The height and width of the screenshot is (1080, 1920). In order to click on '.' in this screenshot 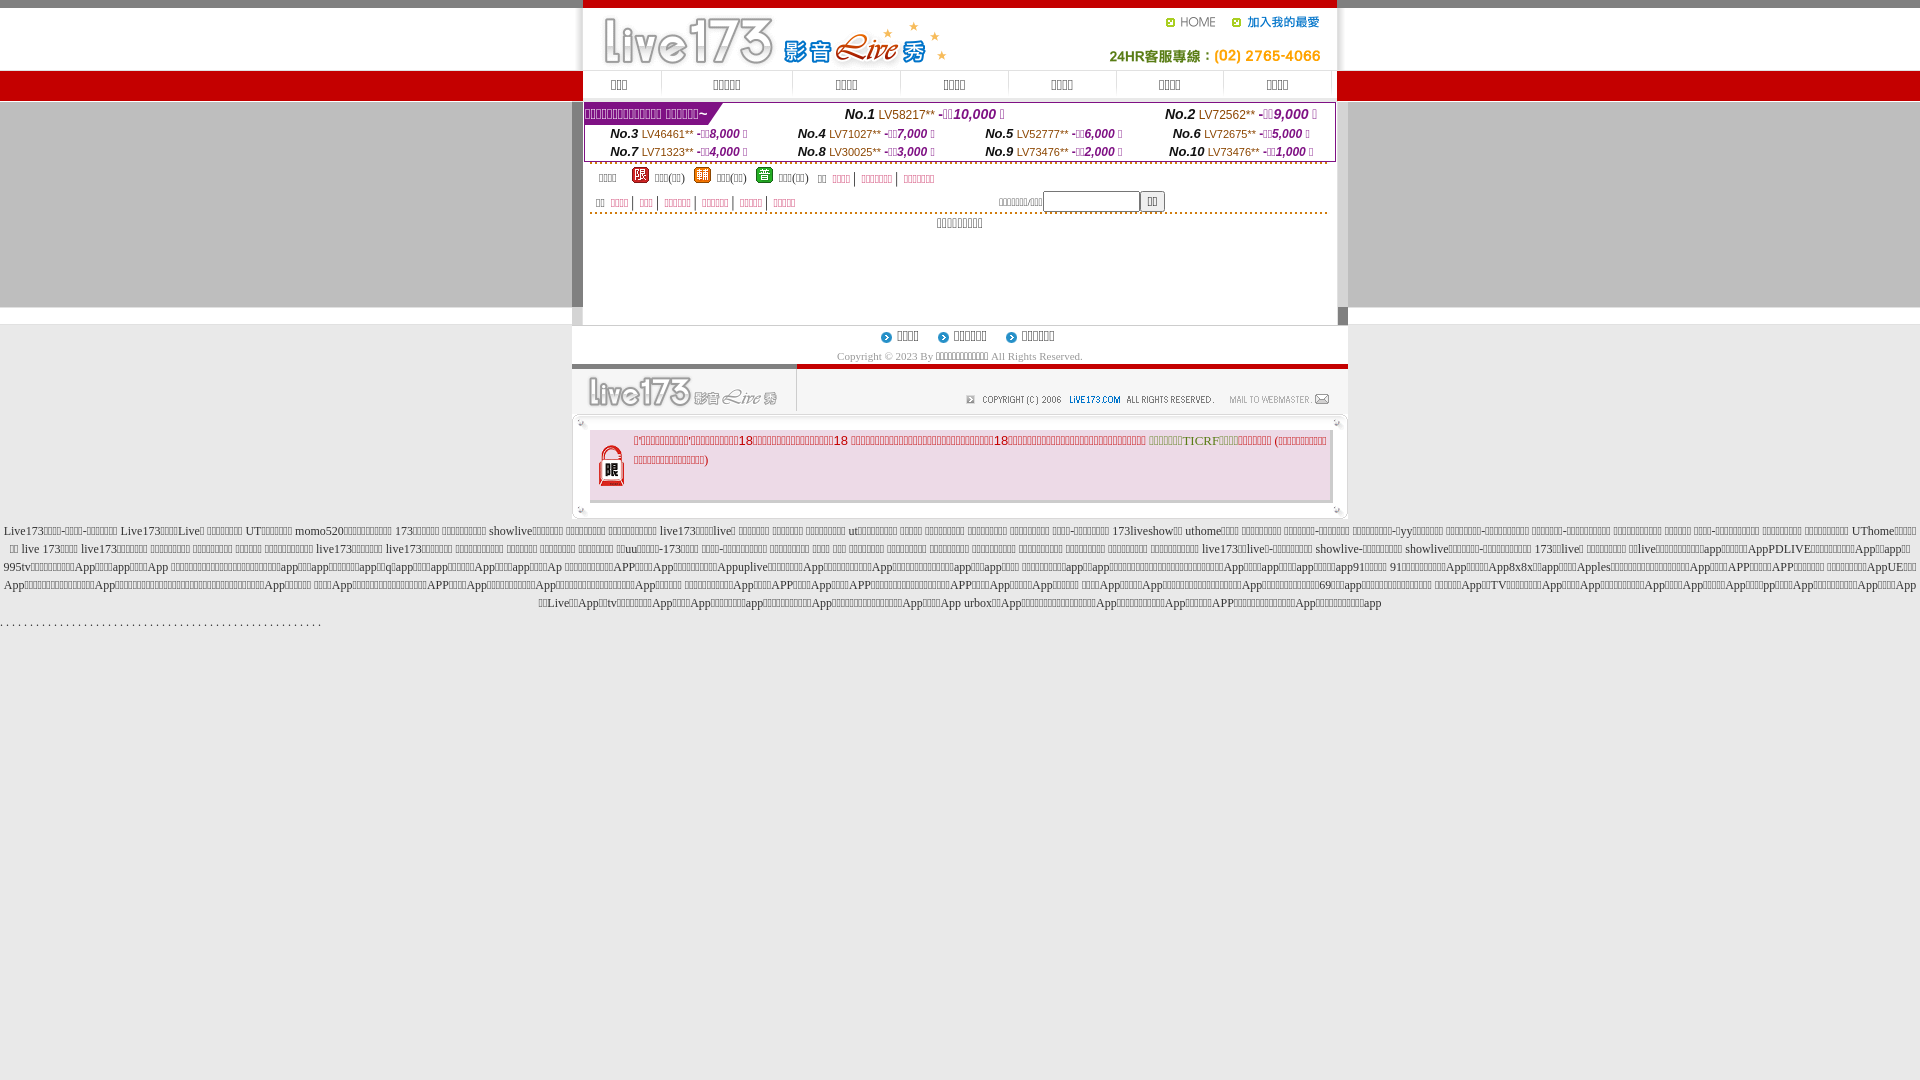, I will do `click(199, 620)`.